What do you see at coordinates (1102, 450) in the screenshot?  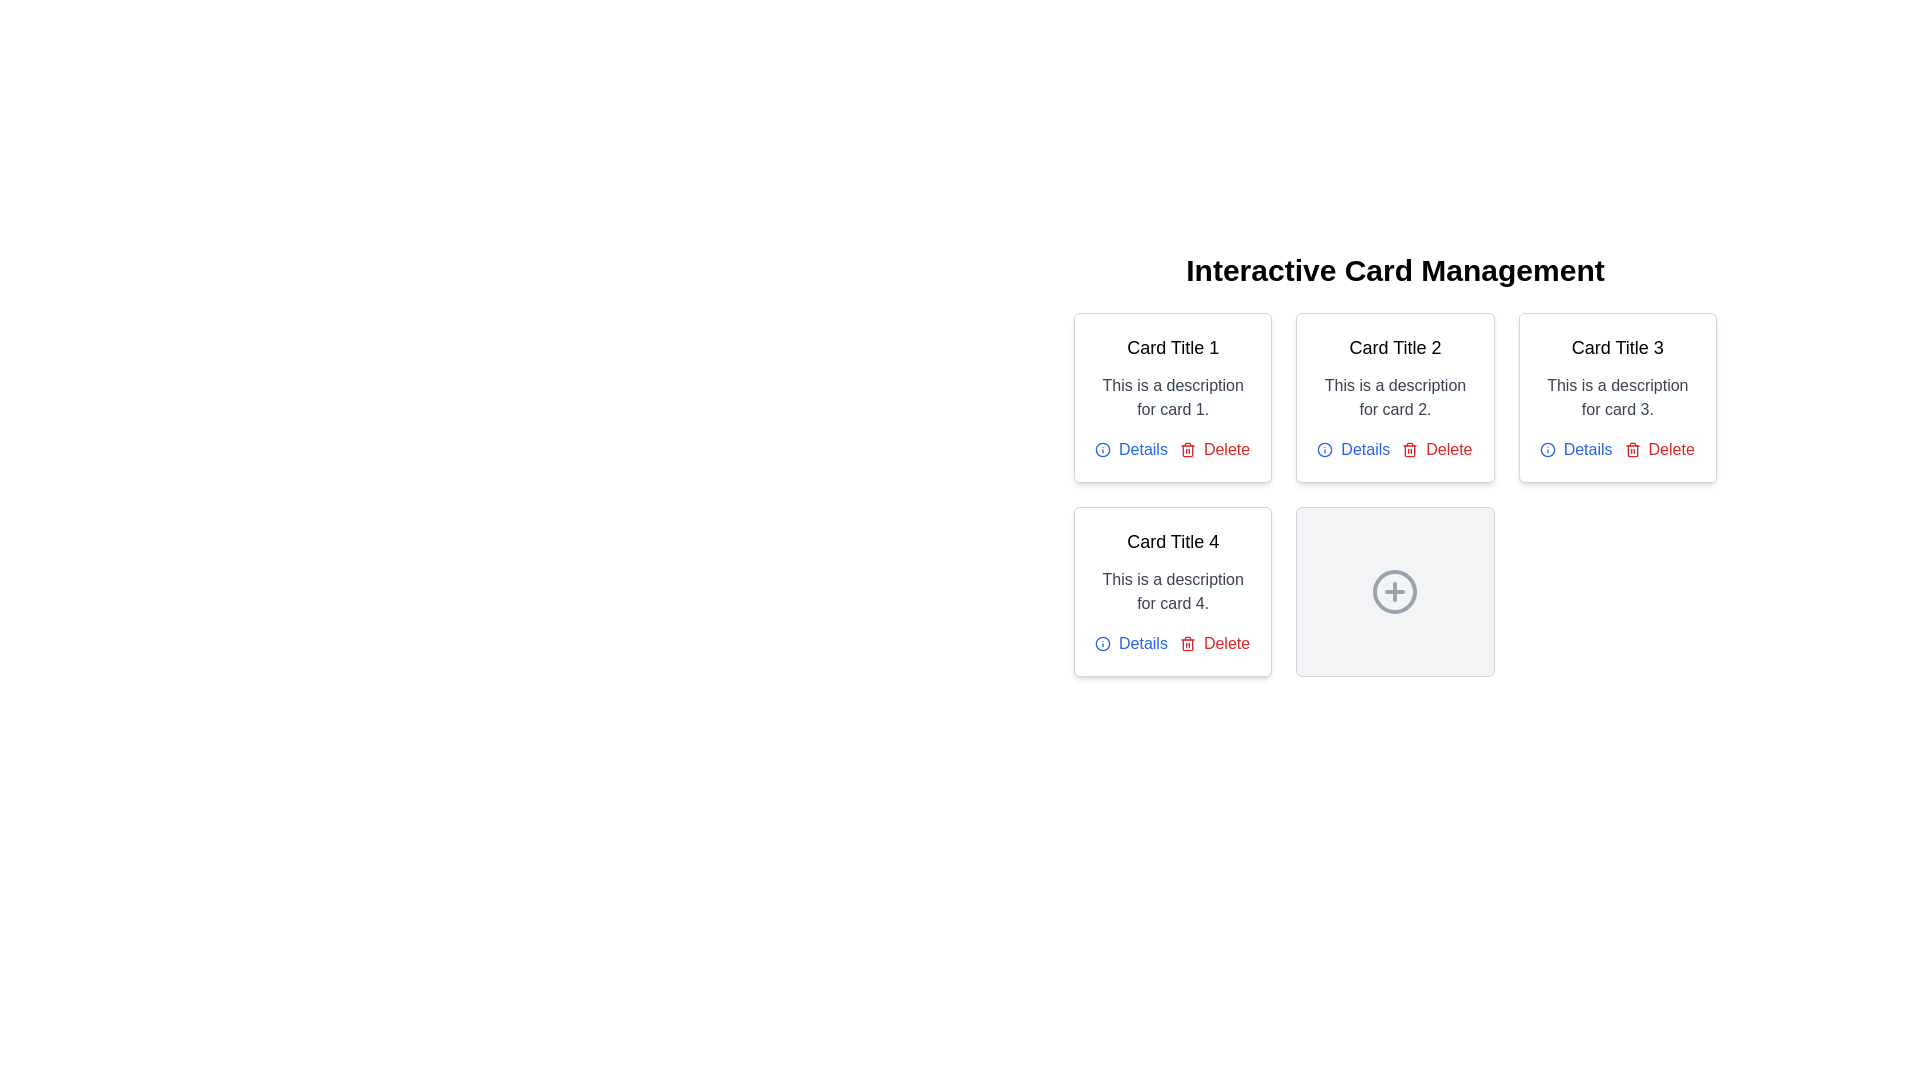 I see `the 'Details' icon located in the lower-left corner of the first card in the grid layout, which visually supports the 'Details' link for additional information` at bounding box center [1102, 450].